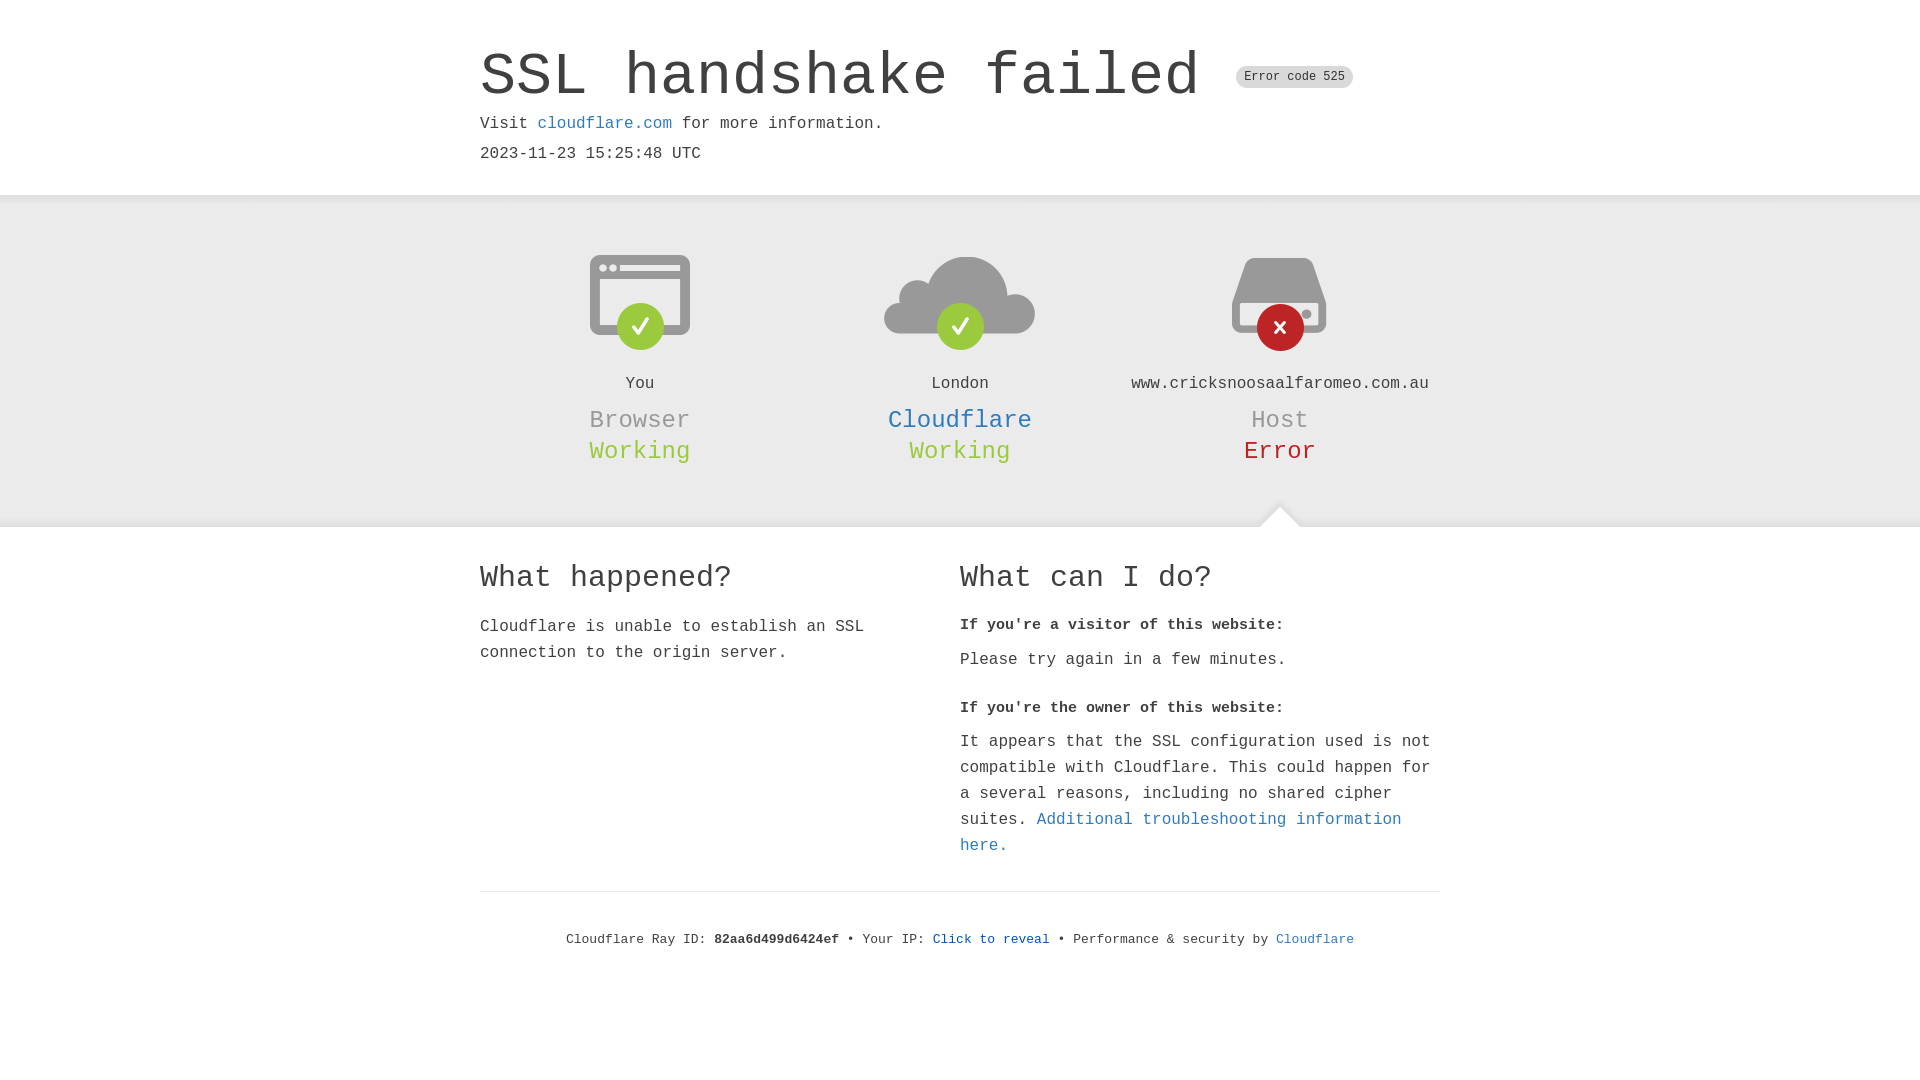  I want to click on 'Click to reveal', so click(991, 939).